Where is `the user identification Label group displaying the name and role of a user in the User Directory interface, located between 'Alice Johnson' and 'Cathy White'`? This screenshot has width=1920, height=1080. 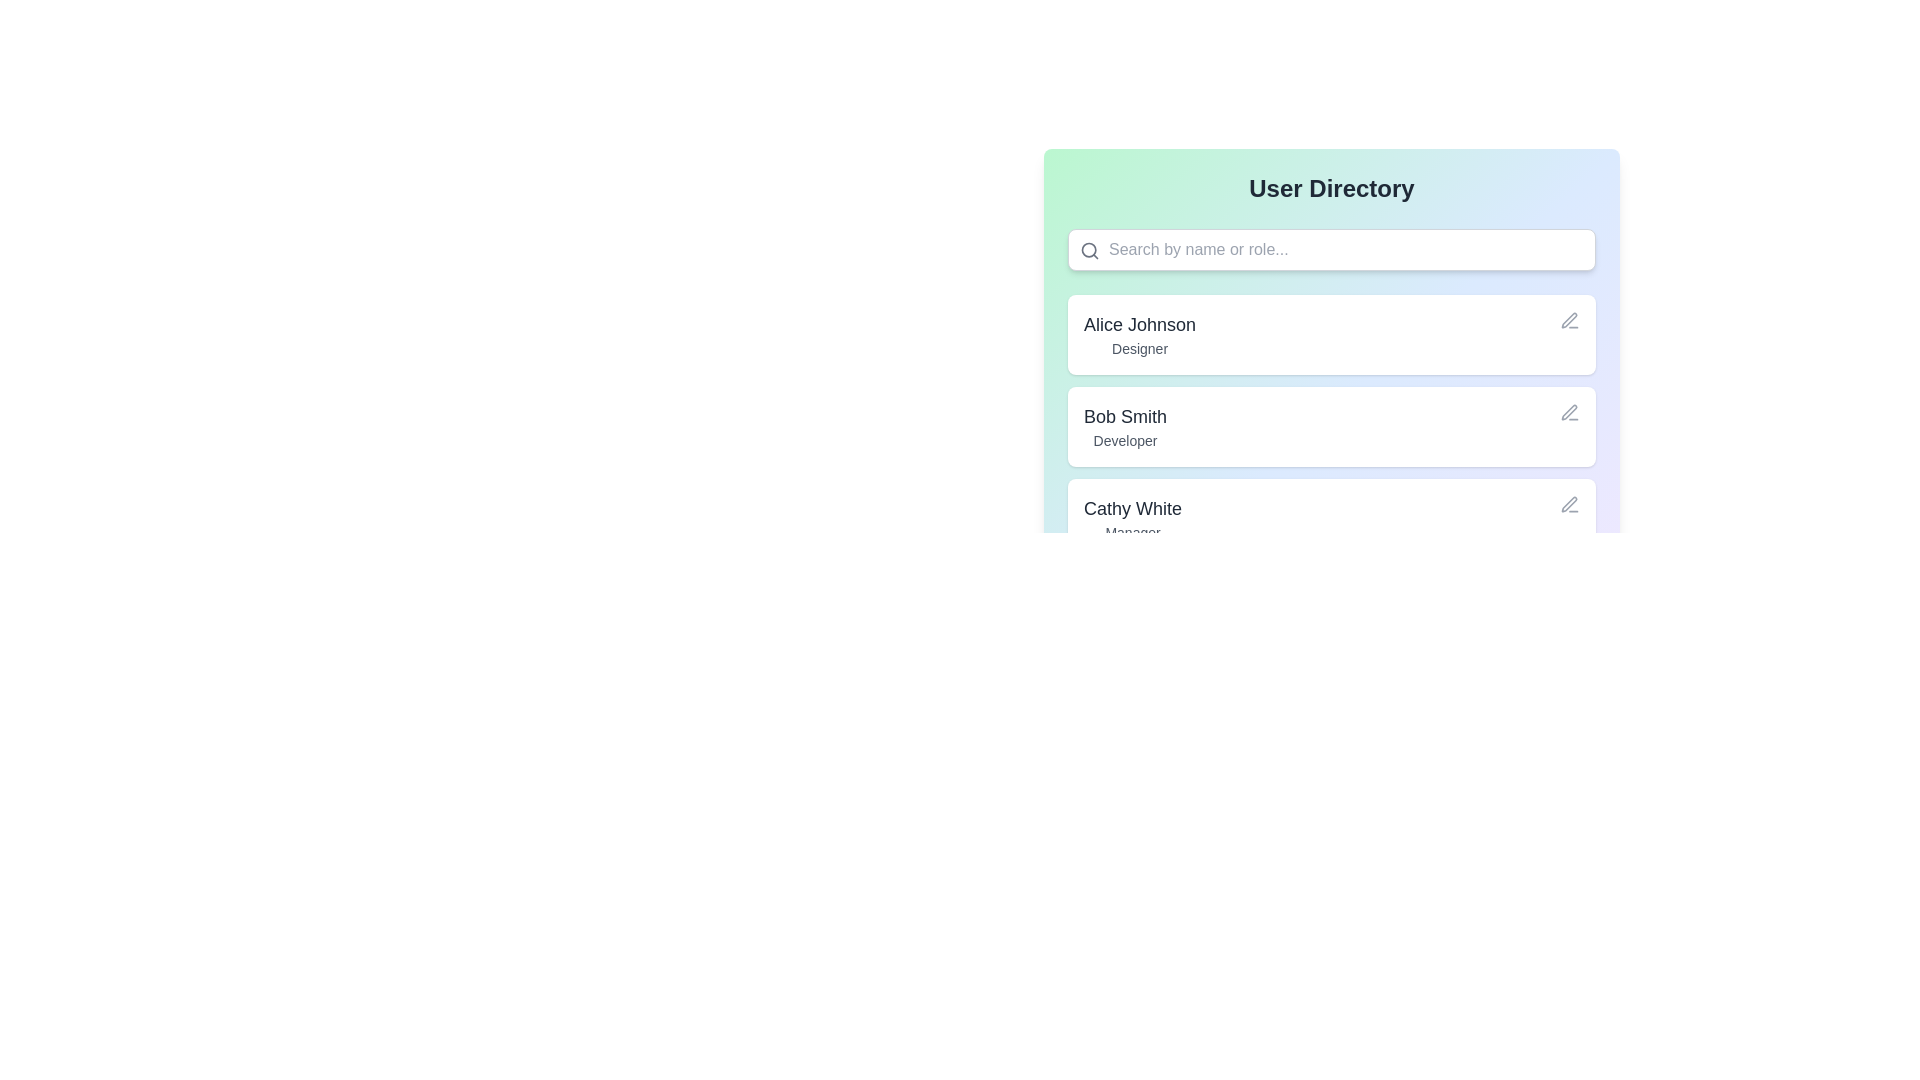 the user identification Label group displaying the name and role of a user in the User Directory interface, located between 'Alice Johnson' and 'Cathy White' is located at coordinates (1125, 426).